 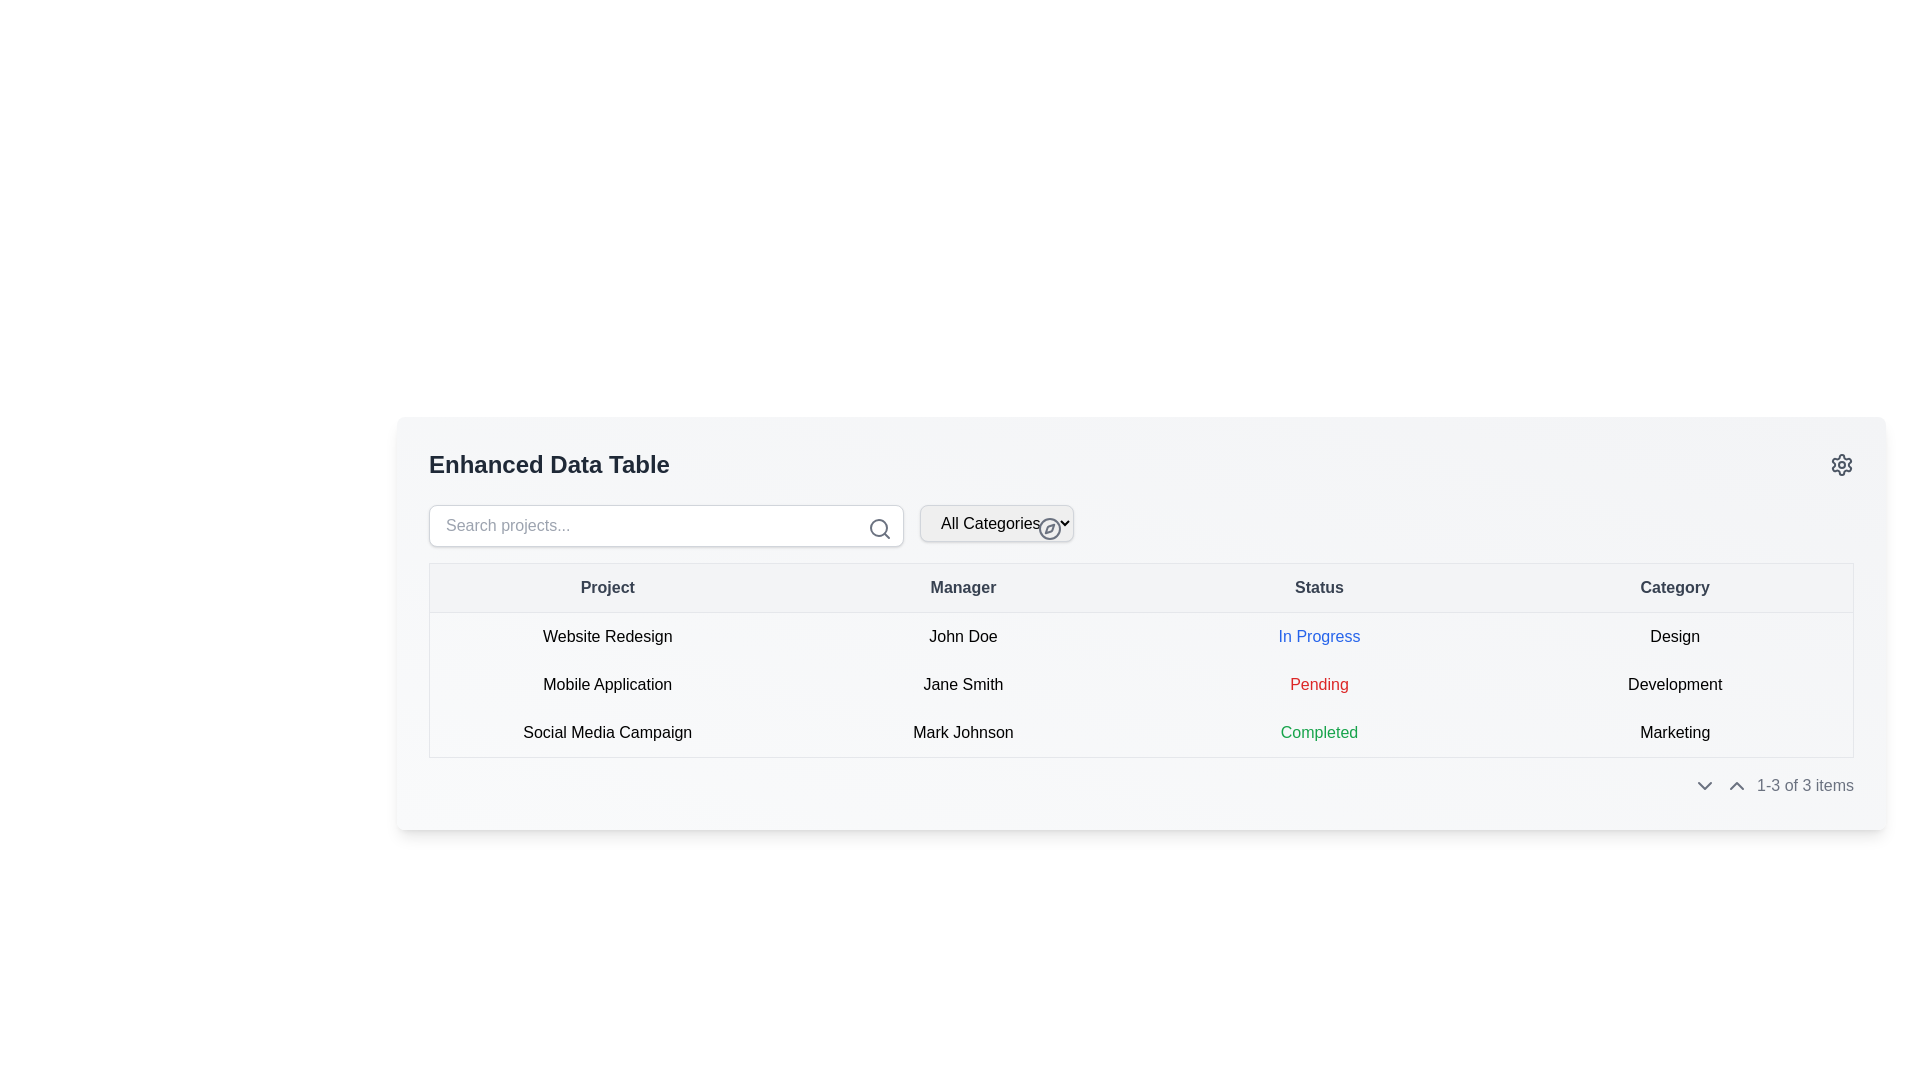 What do you see at coordinates (606, 684) in the screenshot?
I see `the text label reading 'Mobile Application' in the second row of the data table under the 'Project' column` at bounding box center [606, 684].